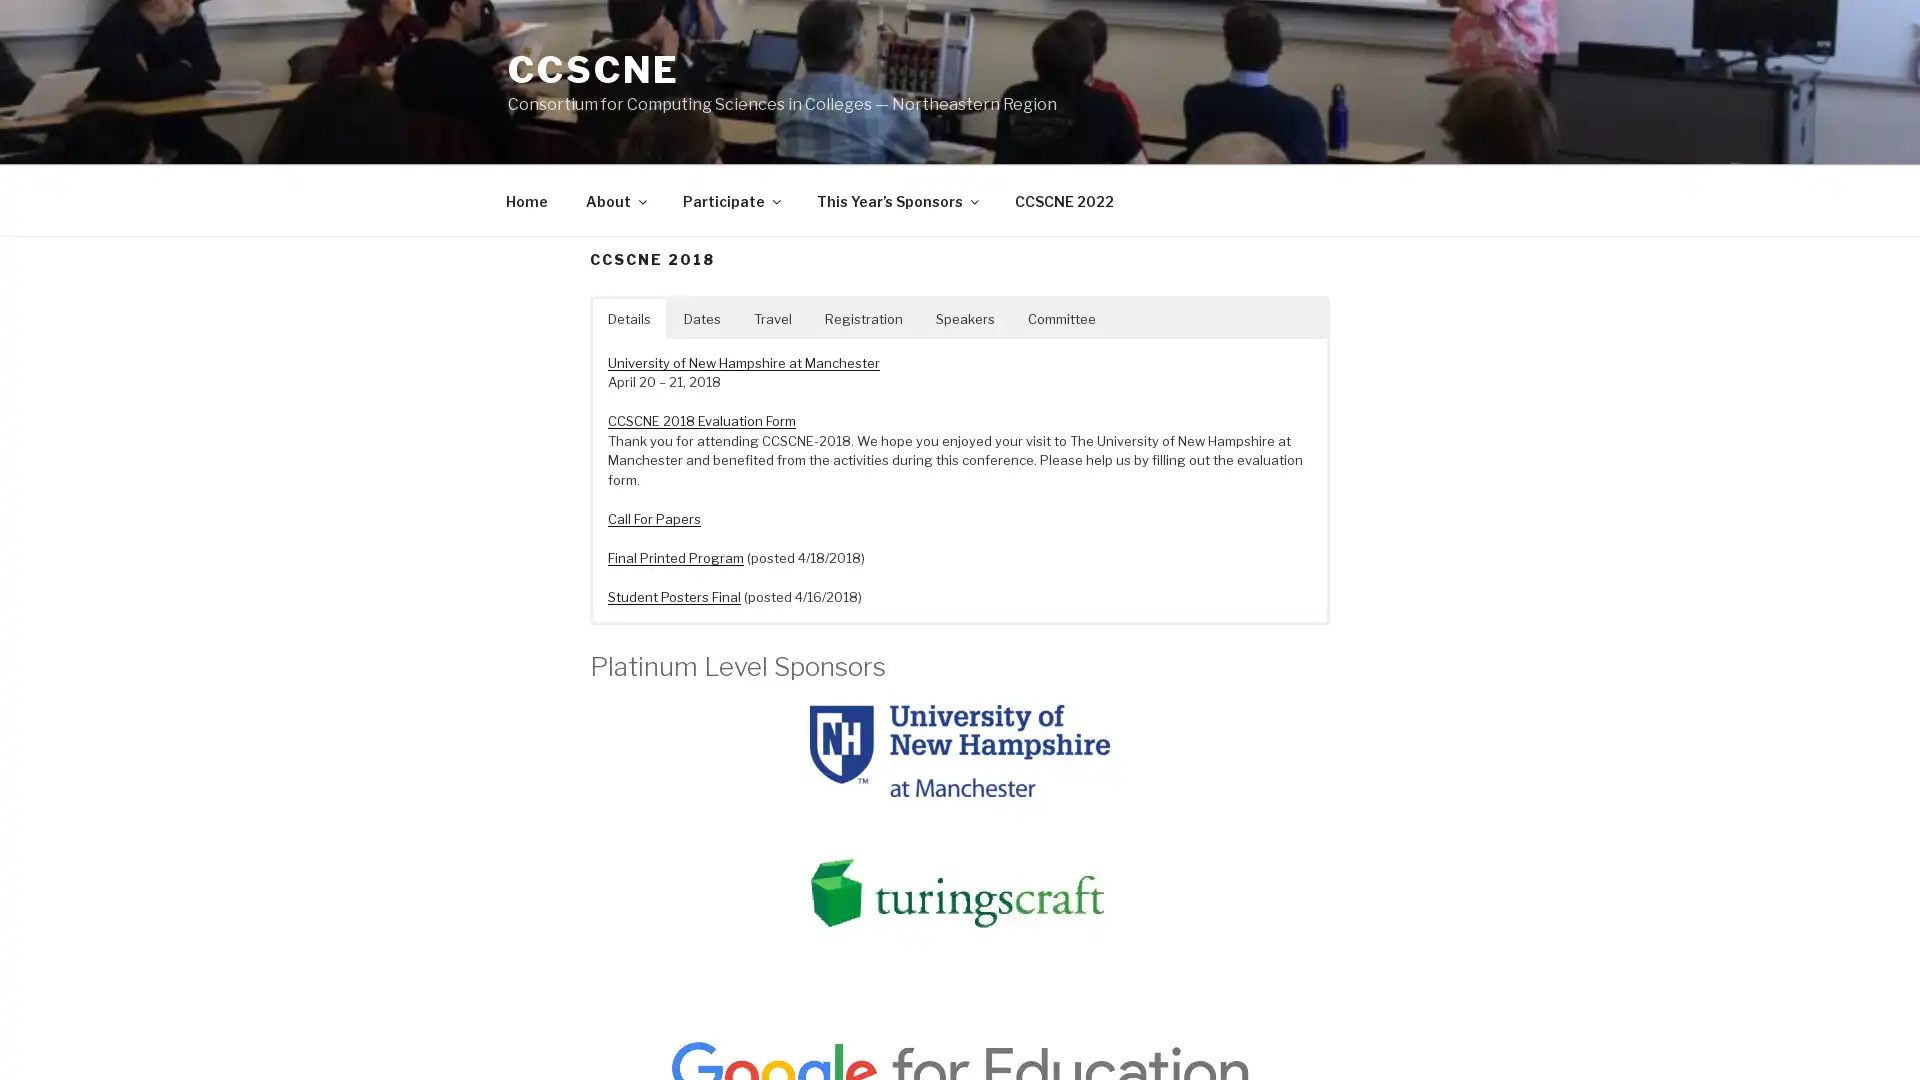 This screenshot has height=1080, width=1920. Describe the element at coordinates (628, 316) in the screenshot. I see `Details` at that location.